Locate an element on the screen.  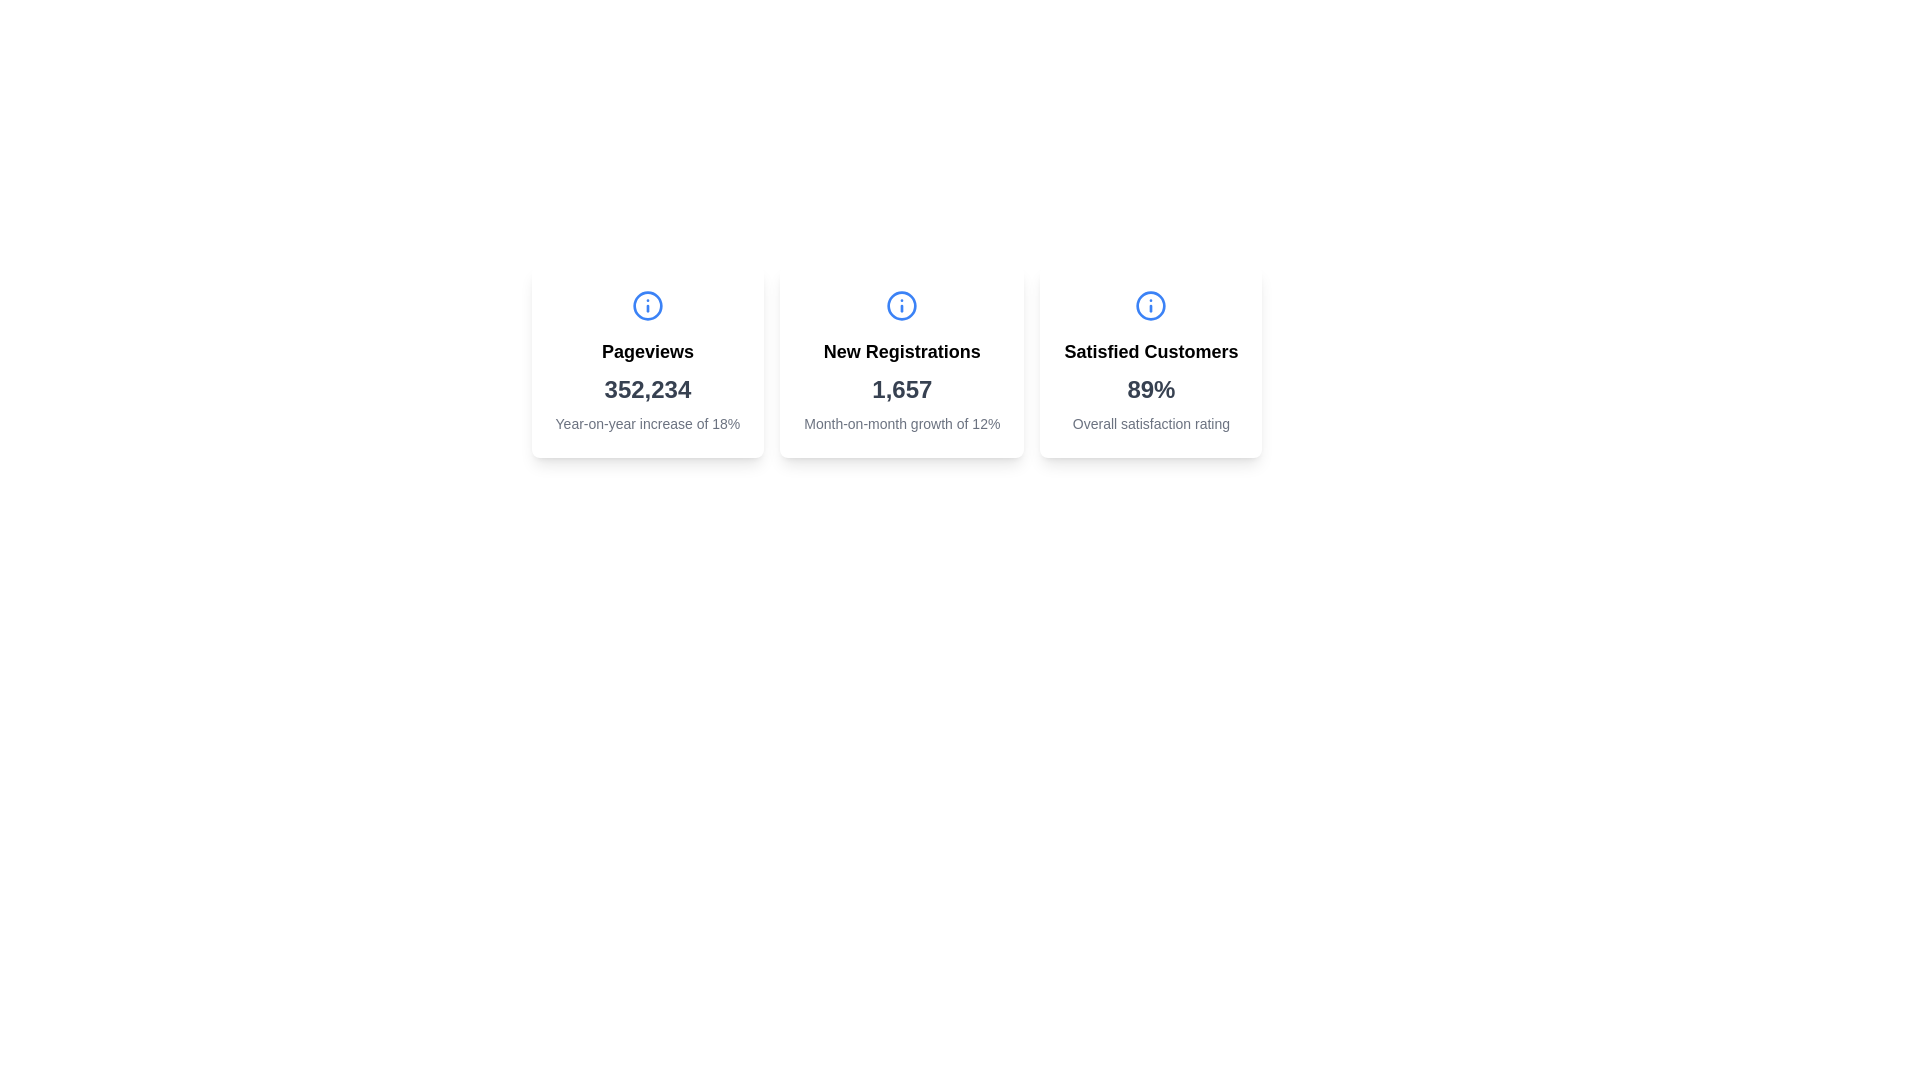
the information icon located above the text content in the 'Satisfied Customers' card is located at coordinates (1151, 305).